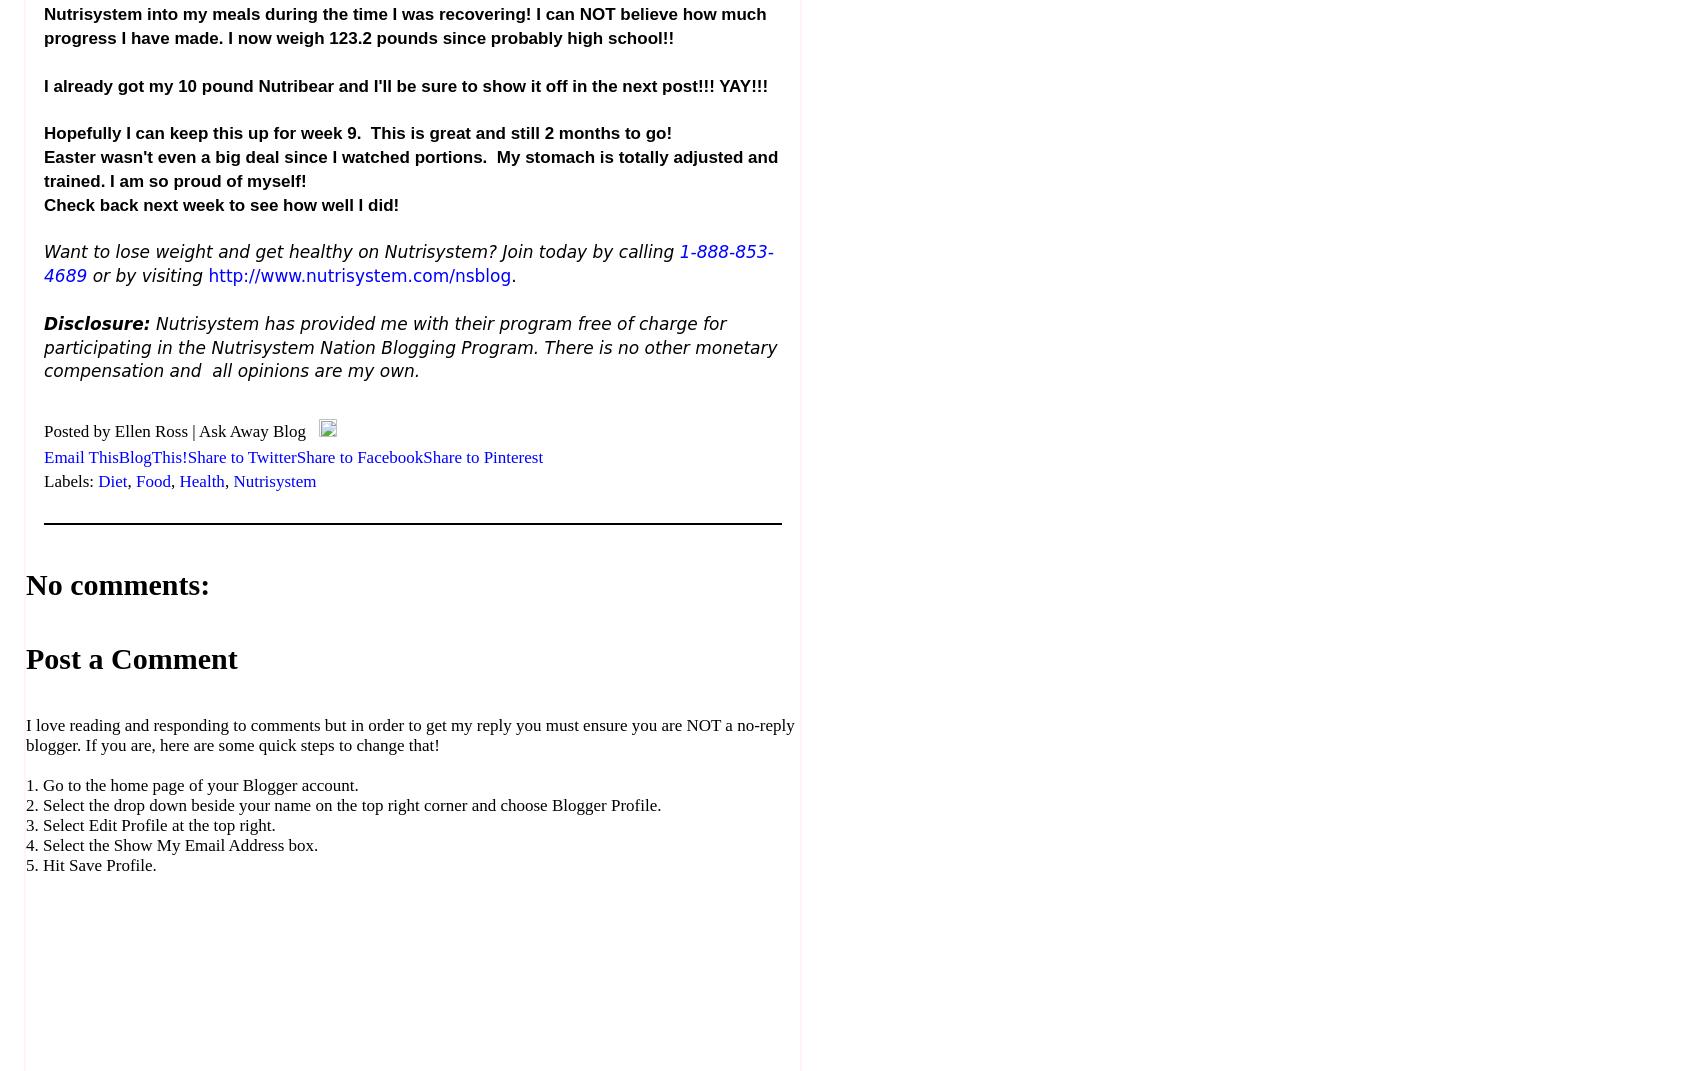  What do you see at coordinates (91, 865) in the screenshot?
I see `'5. Hit Save Profile.'` at bounding box center [91, 865].